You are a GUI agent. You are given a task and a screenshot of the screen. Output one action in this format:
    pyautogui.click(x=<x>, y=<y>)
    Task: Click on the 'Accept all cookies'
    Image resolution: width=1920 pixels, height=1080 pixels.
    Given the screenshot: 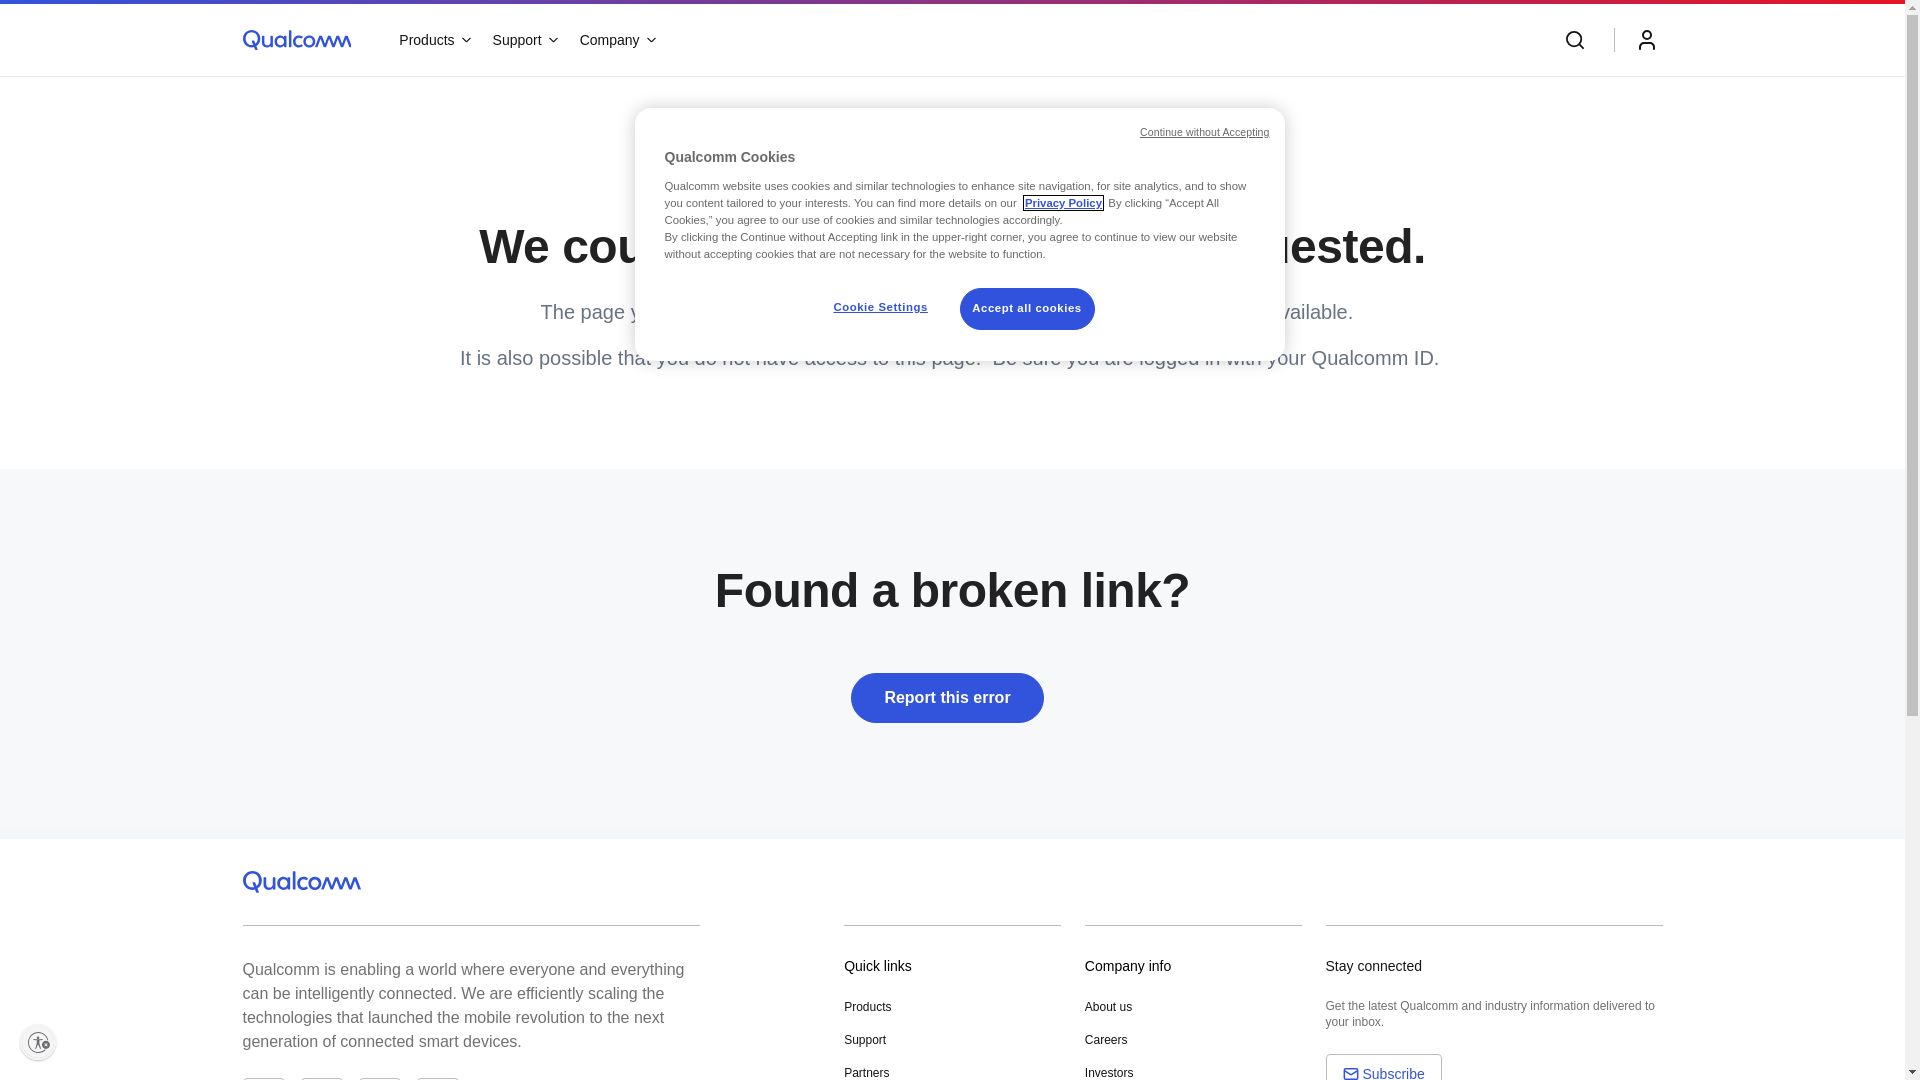 What is the action you would take?
    pyautogui.click(x=1027, y=308)
    